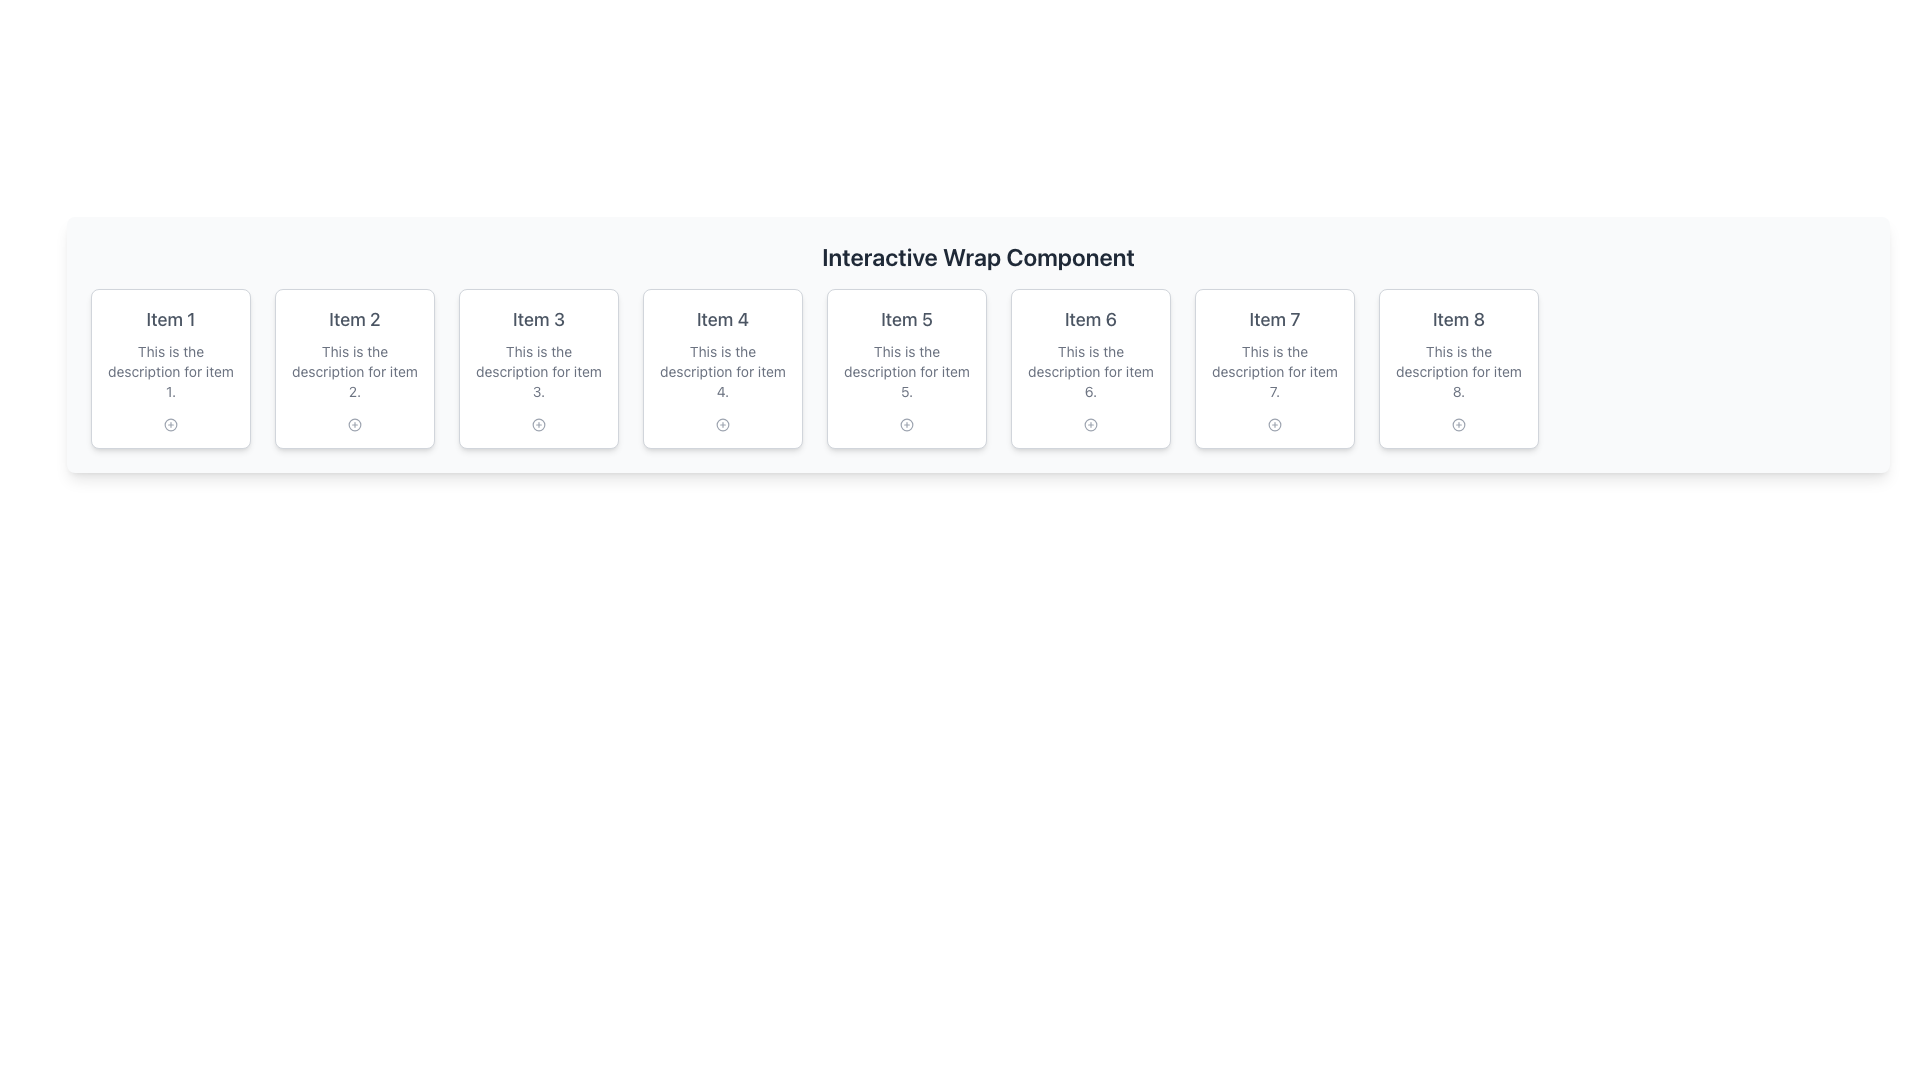  Describe the element at coordinates (722, 423) in the screenshot. I see `the hollow circular graphical element within the SVG icon located in the 'Item 4' card, positioned below the text content` at that location.